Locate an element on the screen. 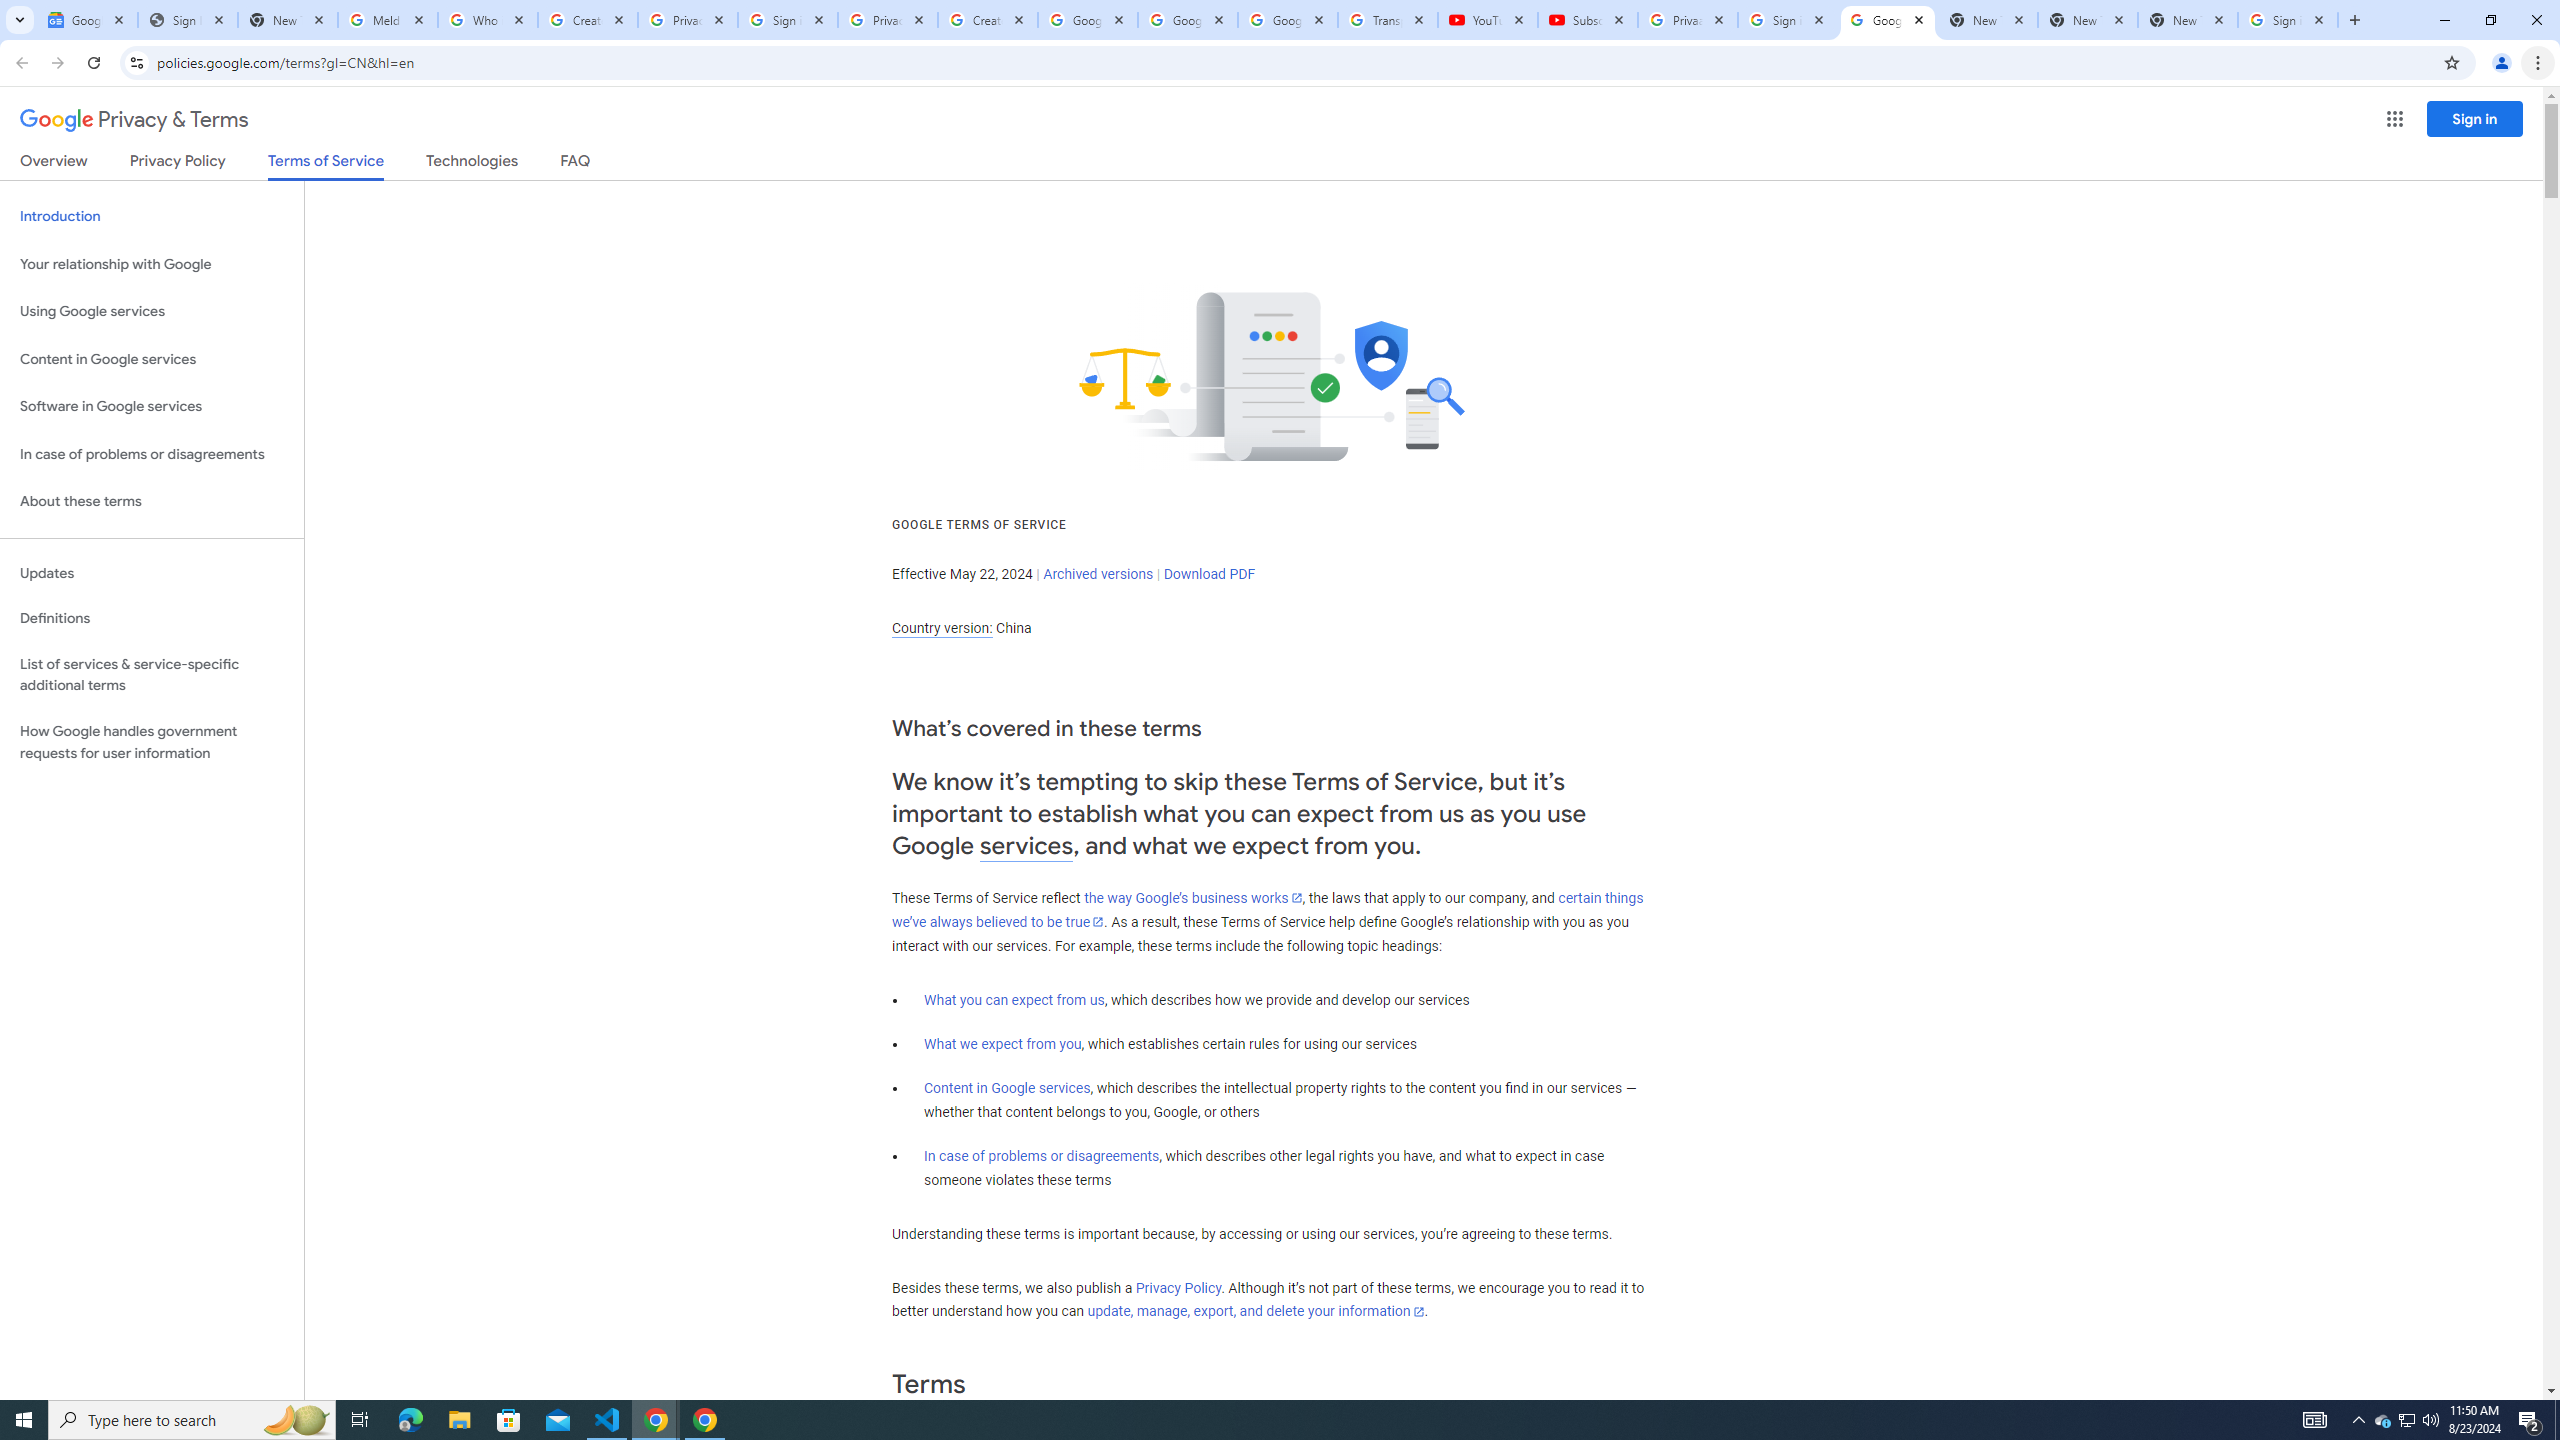 The image size is (2560, 1440). 'Content in Google services' is located at coordinates (1006, 1087).